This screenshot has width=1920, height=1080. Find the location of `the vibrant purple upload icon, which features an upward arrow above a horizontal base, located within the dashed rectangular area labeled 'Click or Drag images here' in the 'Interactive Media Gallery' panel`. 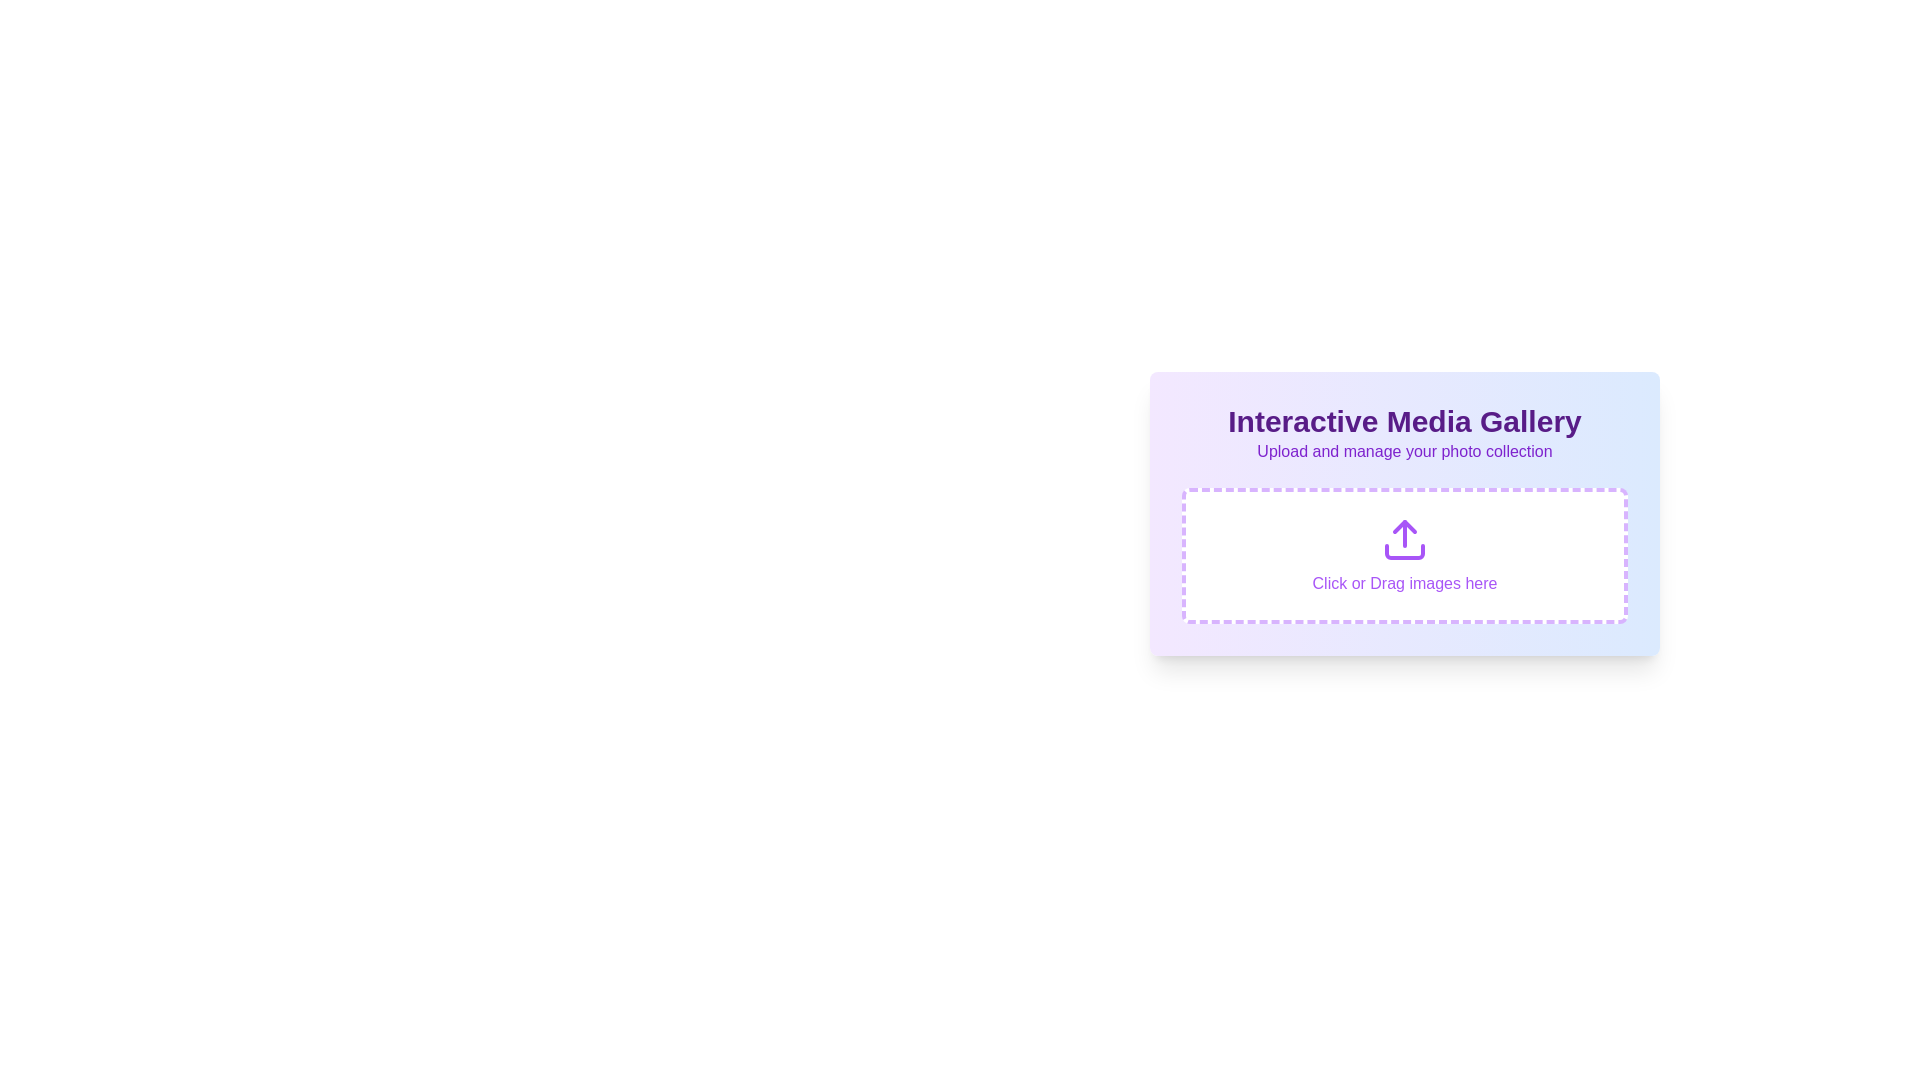

the vibrant purple upload icon, which features an upward arrow above a horizontal base, located within the dashed rectangular area labeled 'Click or Drag images here' in the 'Interactive Media Gallery' panel is located at coordinates (1404, 540).